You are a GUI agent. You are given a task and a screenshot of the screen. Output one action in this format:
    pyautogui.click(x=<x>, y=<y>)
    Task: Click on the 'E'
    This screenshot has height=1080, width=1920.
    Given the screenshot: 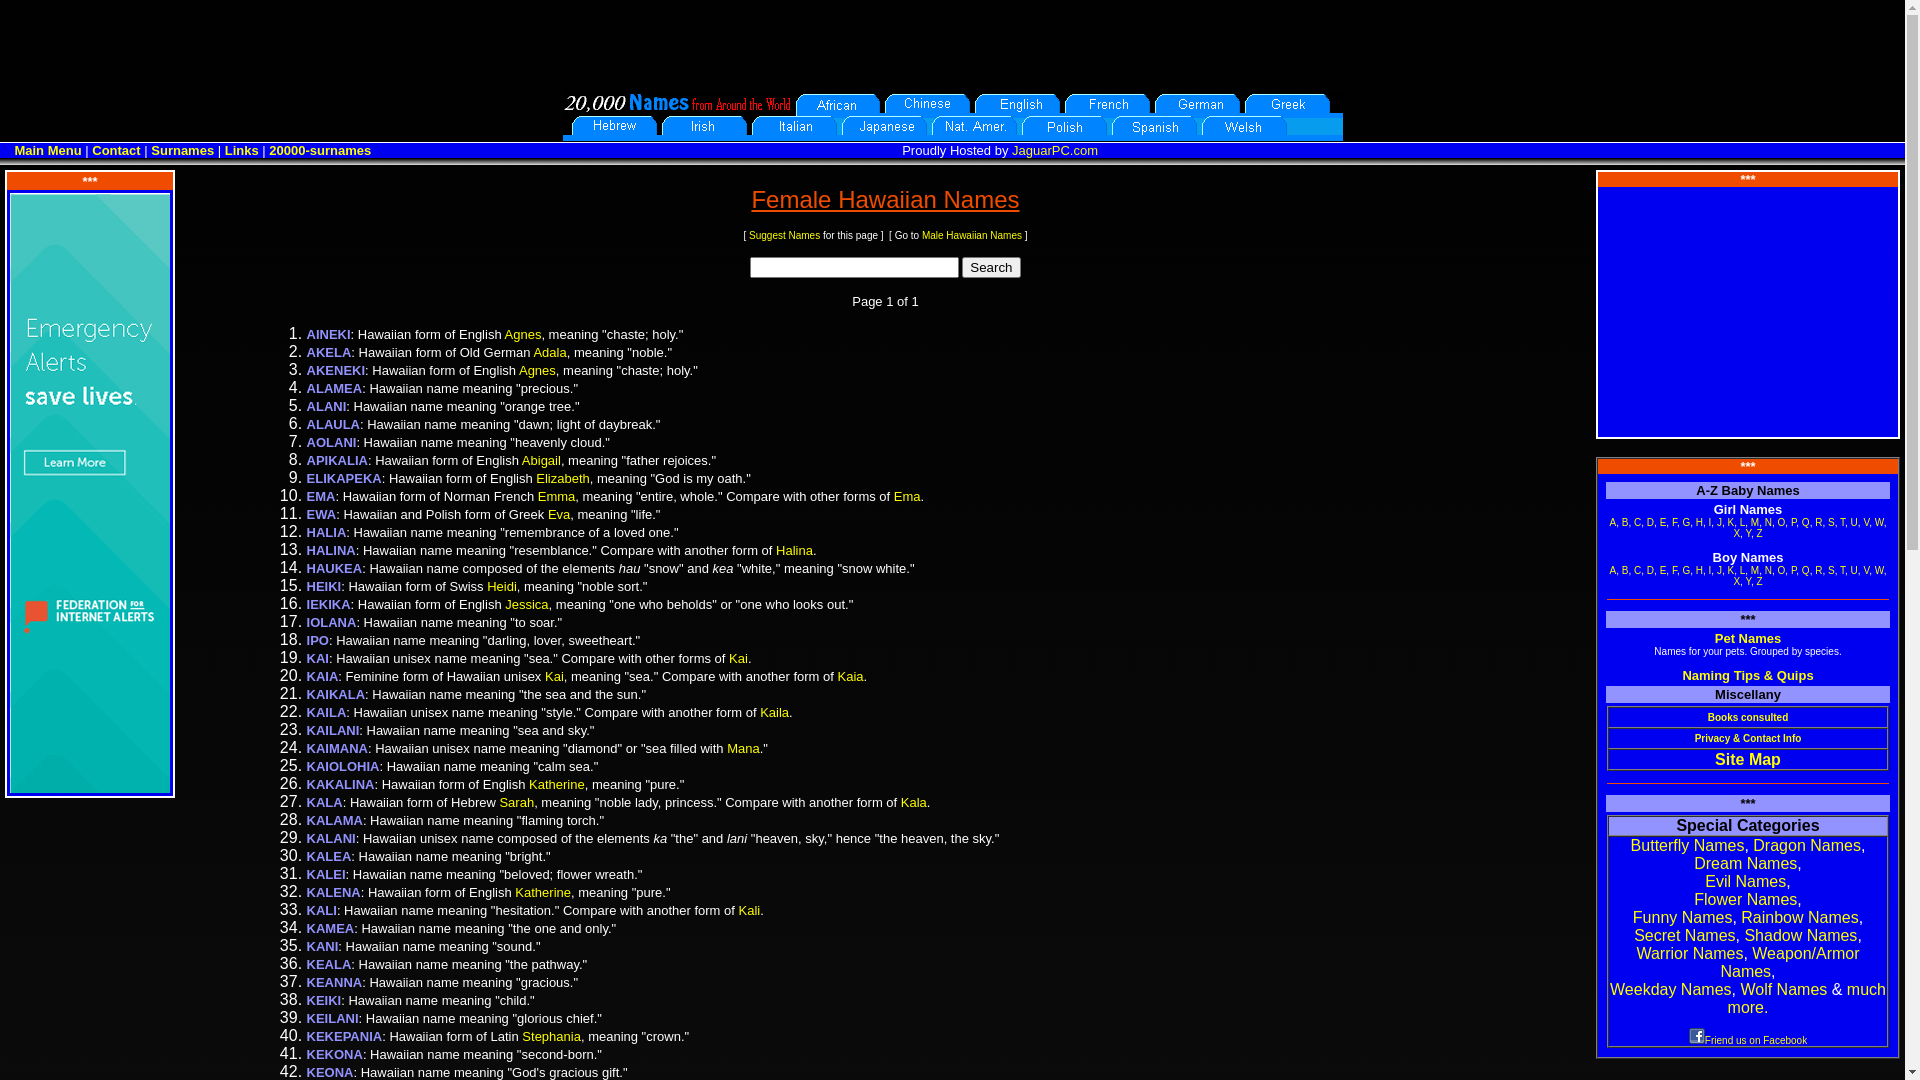 What is the action you would take?
    pyautogui.click(x=1663, y=570)
    